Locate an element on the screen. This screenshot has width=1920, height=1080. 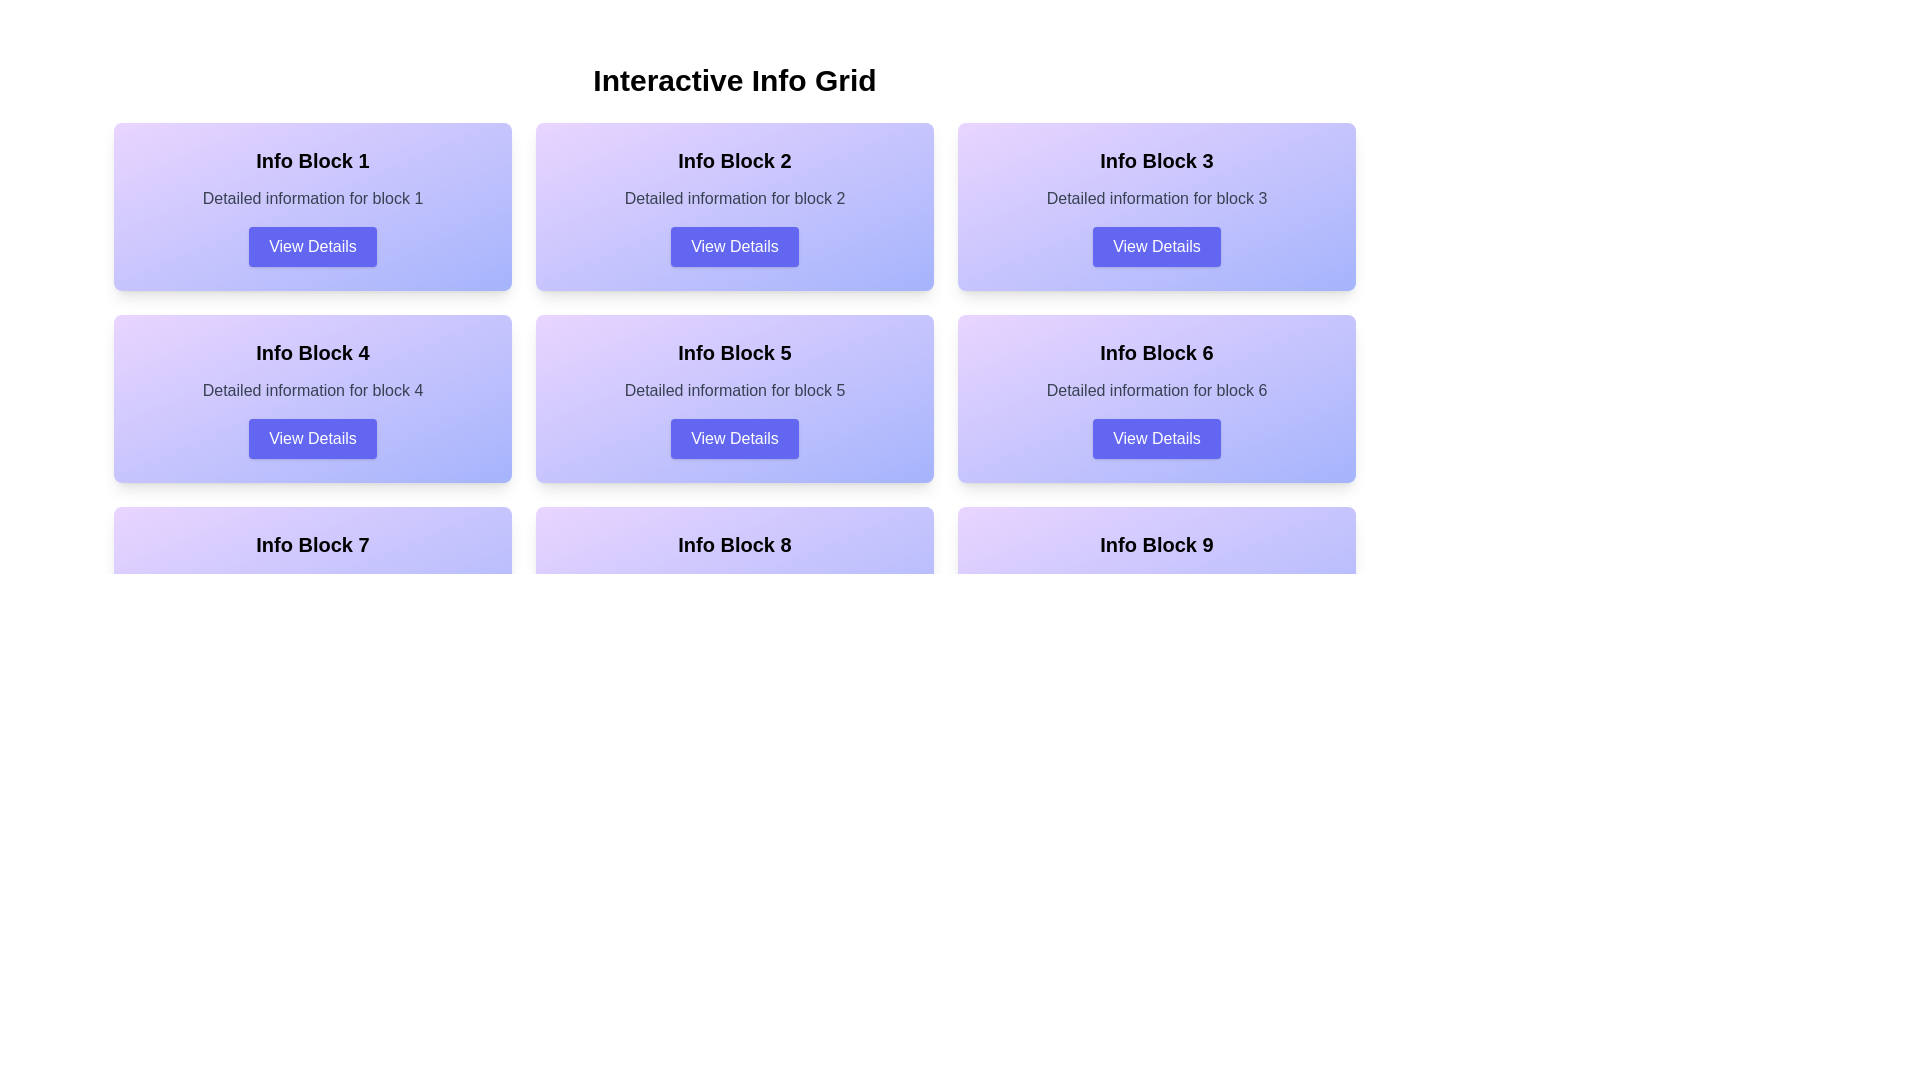
the 'View Details' button is located at coordinates (1156, 245).